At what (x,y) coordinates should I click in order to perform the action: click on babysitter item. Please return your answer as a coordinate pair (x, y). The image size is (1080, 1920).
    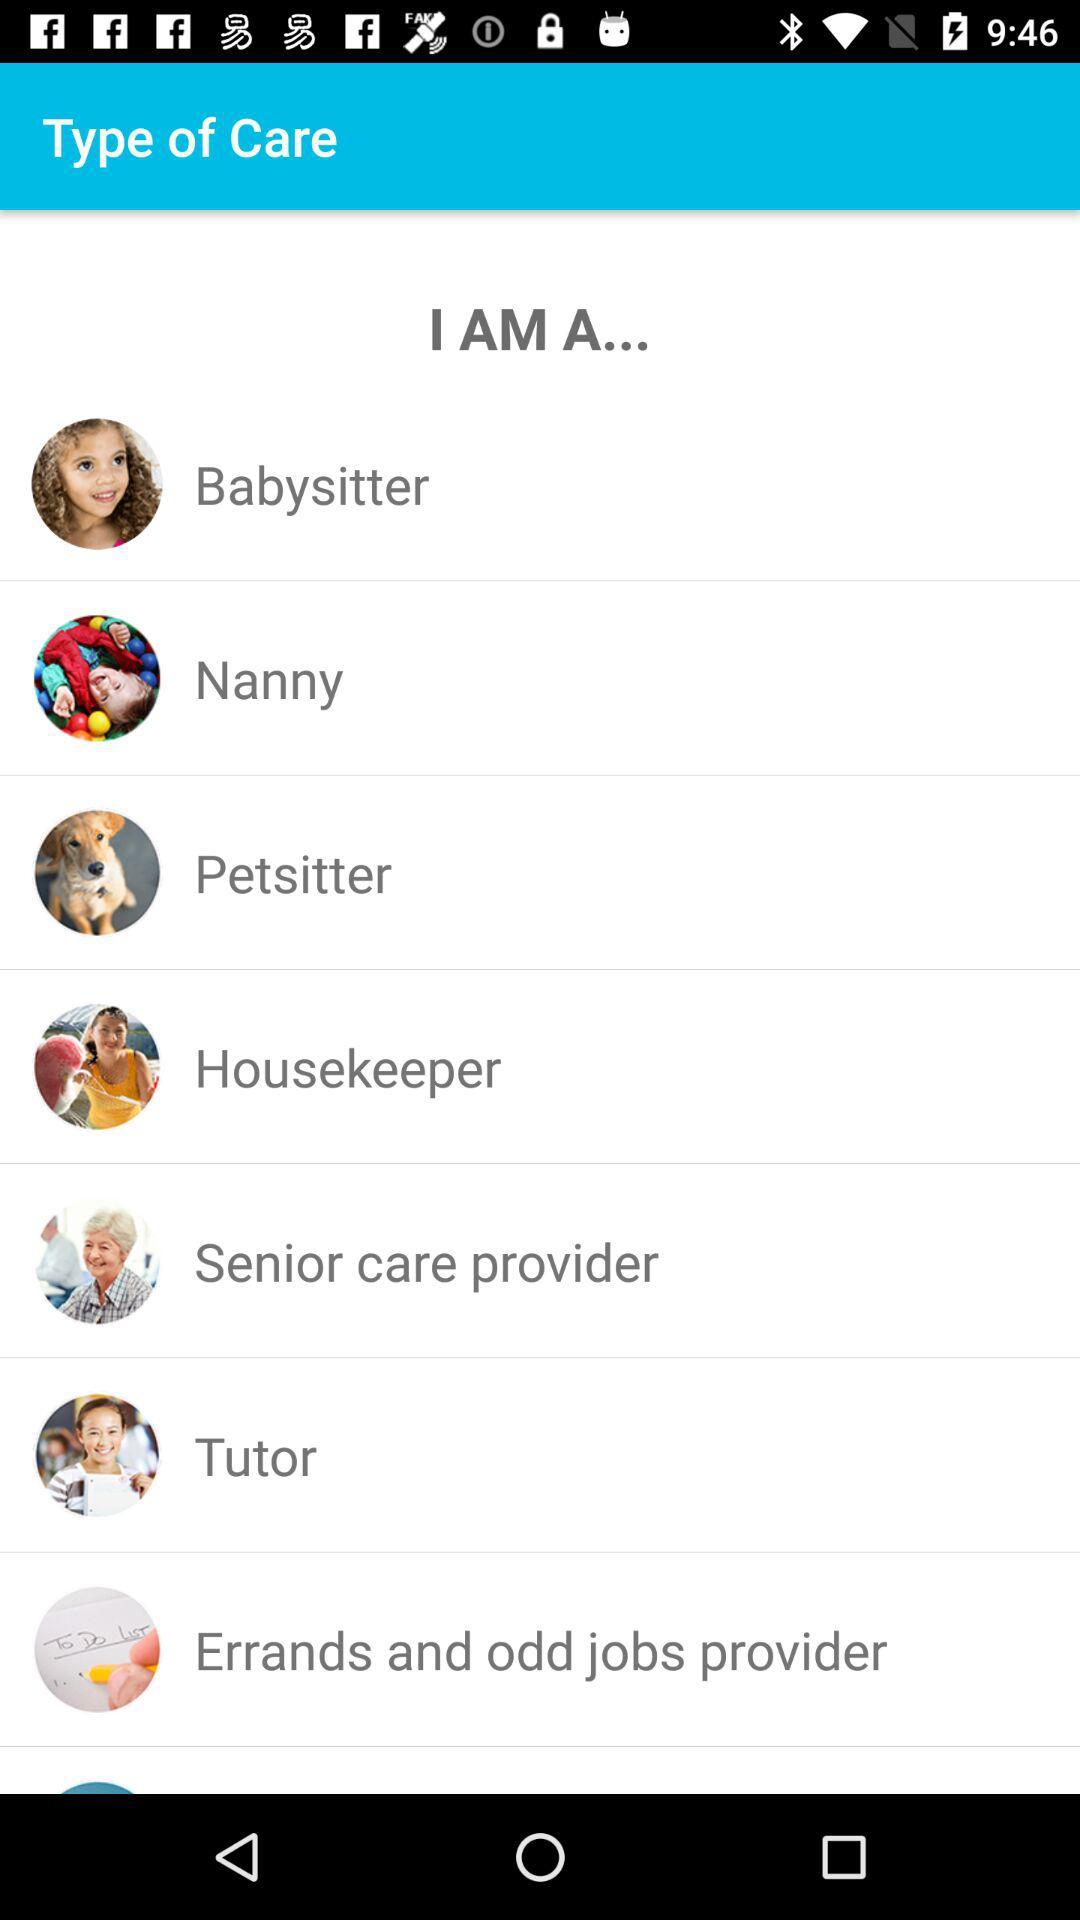
    Looking at the image, I should click on (312, 484).